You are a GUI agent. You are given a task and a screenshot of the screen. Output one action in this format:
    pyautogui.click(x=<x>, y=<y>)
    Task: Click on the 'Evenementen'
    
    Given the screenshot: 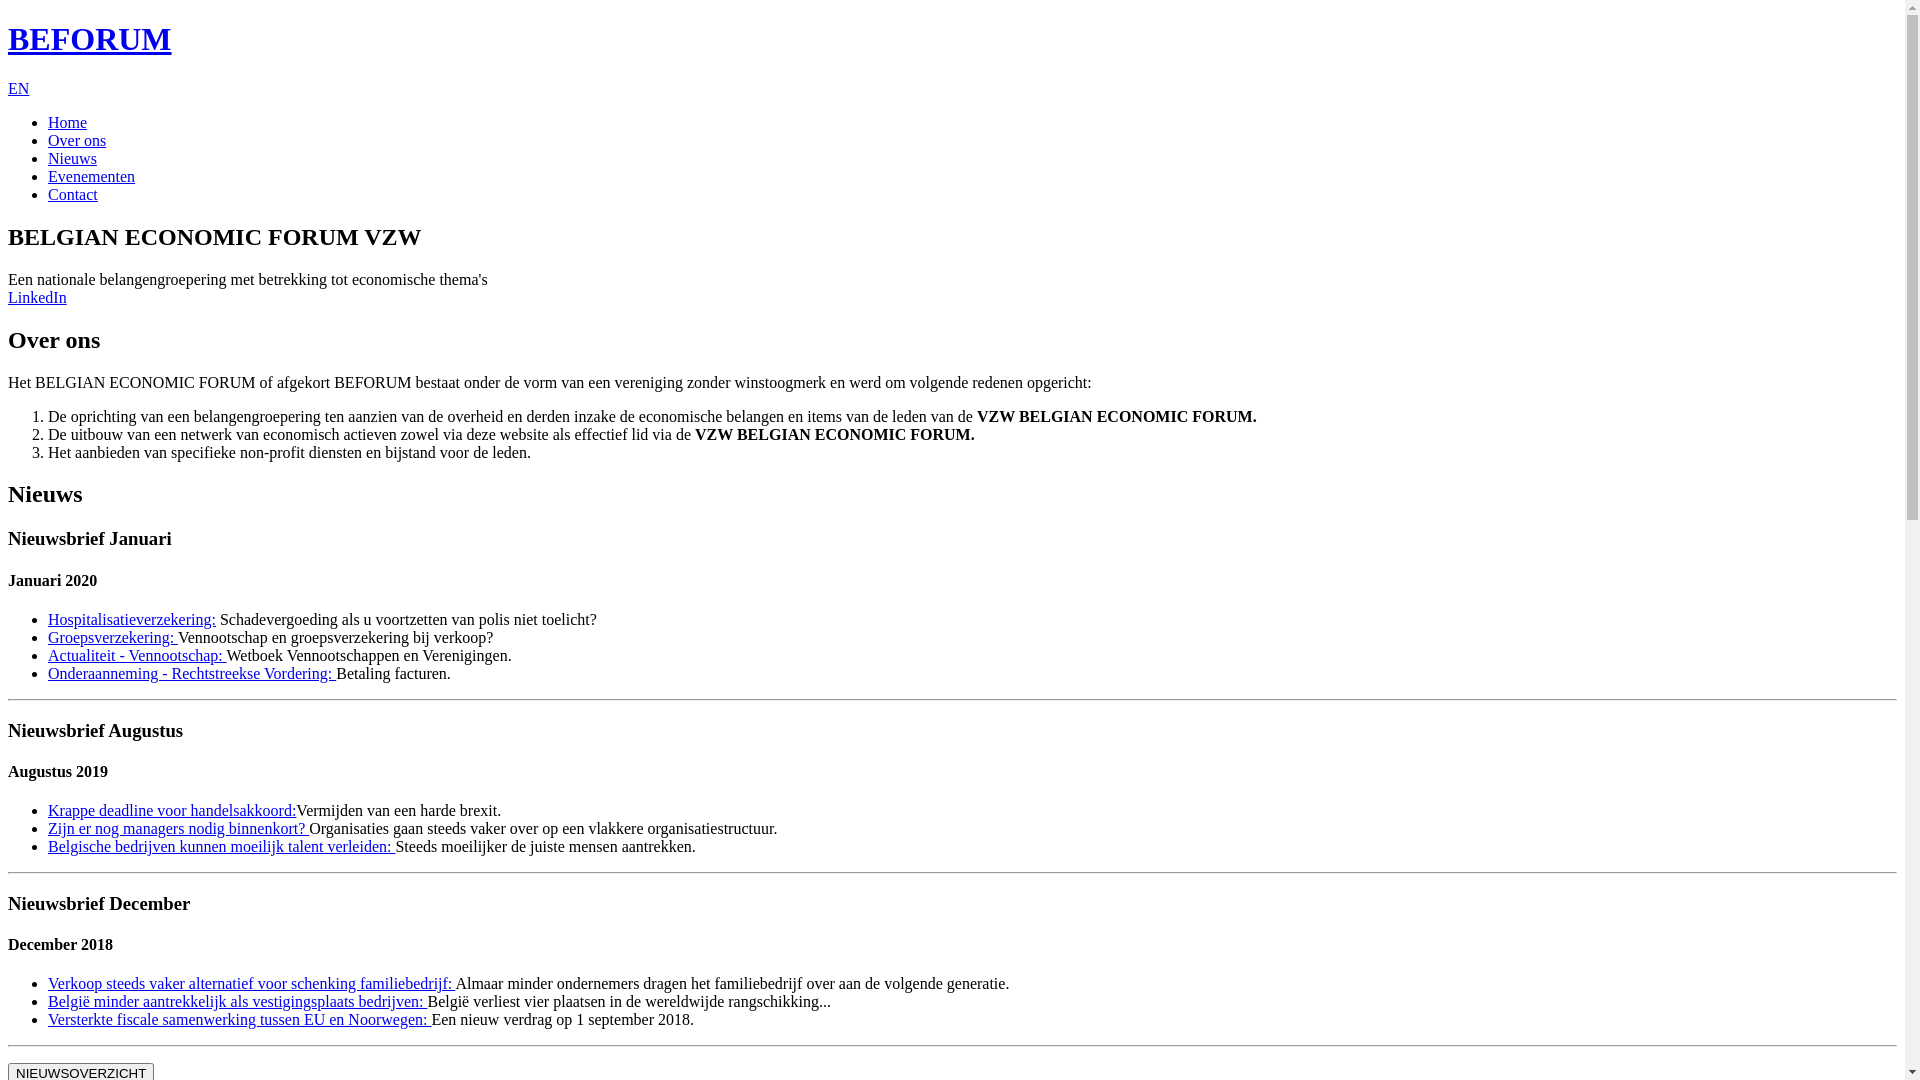 What is the action you would take?
    pyautogui.click(x=90, y=175)
    